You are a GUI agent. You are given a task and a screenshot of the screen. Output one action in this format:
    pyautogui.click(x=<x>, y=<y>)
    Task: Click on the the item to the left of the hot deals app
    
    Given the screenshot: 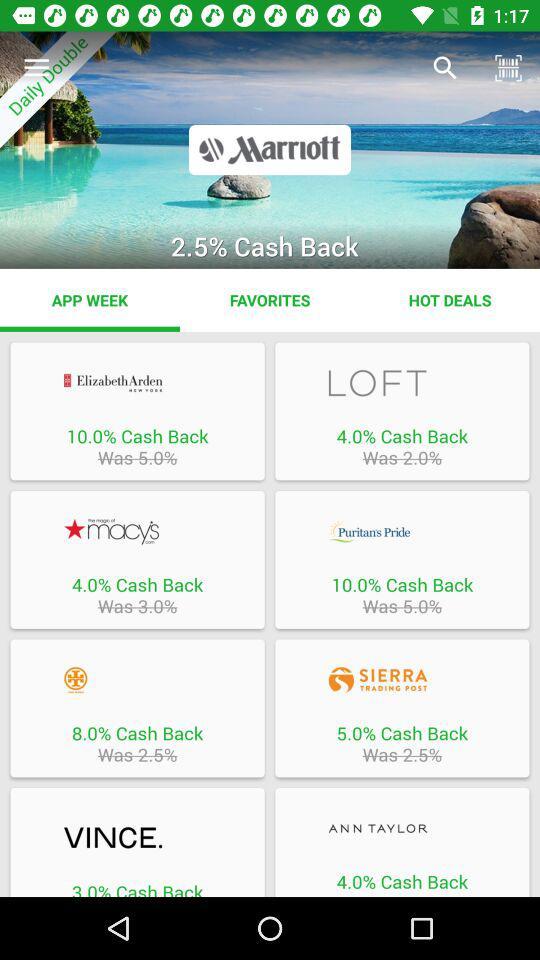 What is the action you would take?
    pyautogui.click(x=270, y=299)
    